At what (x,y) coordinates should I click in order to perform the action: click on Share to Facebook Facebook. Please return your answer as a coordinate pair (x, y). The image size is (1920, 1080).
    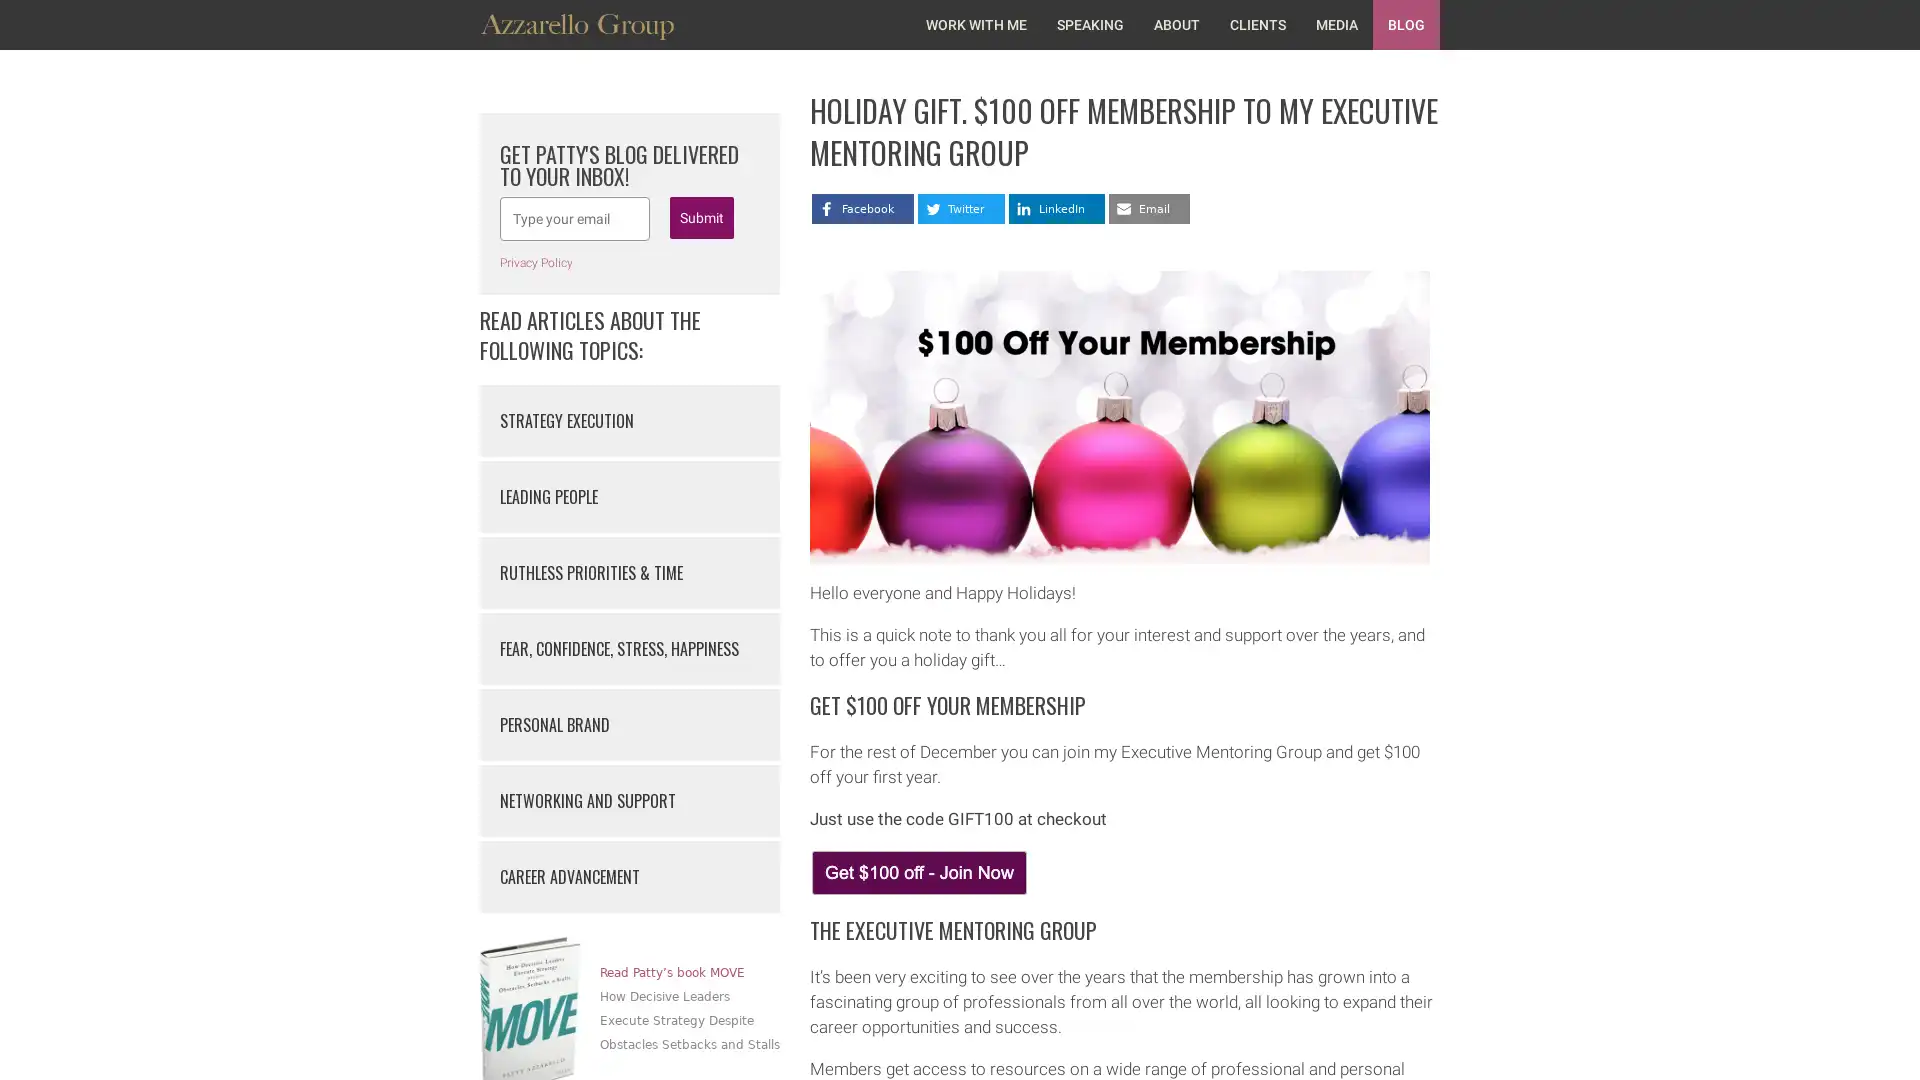
    Looking at the image, I should click on (863, 208).